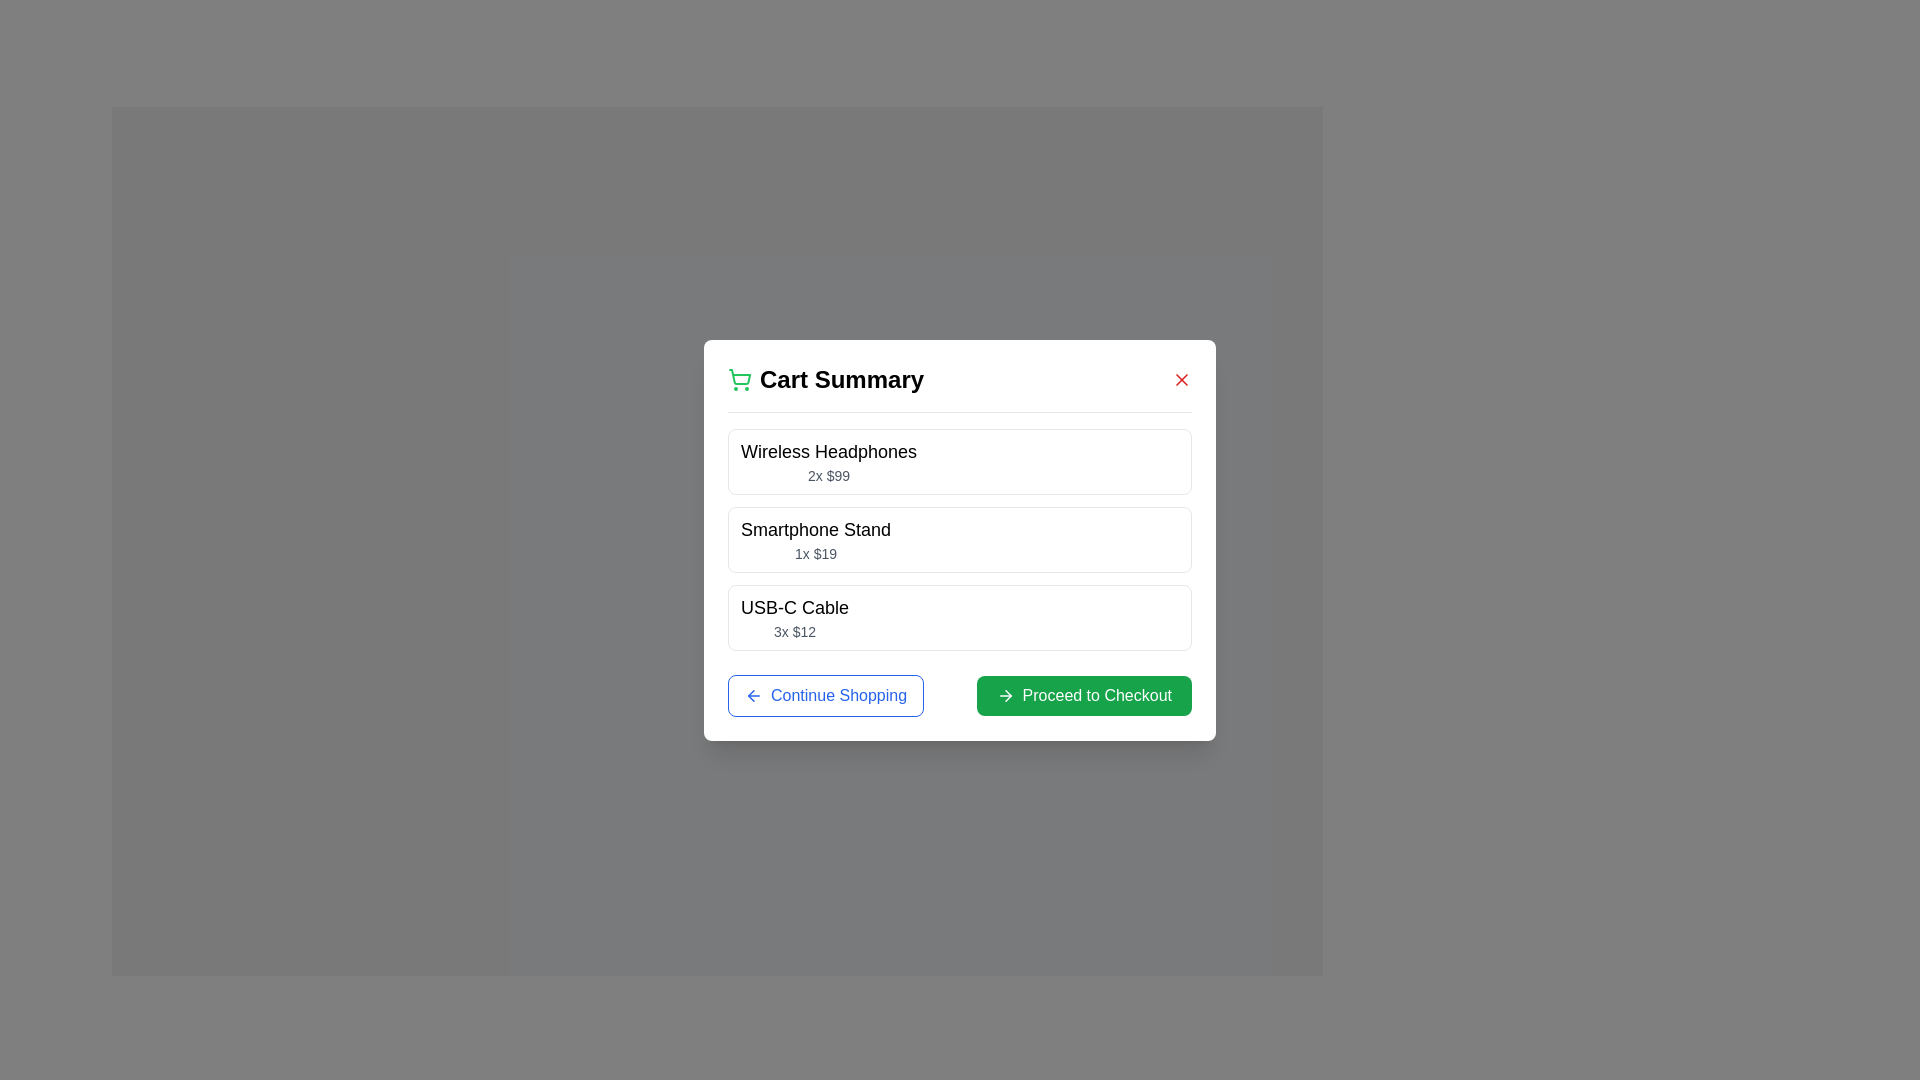  What do you see at coordinates (794, 616) in the screenshot?
I see `the 'USB-C Cable' text display element in the 'Cart Summary' dialog, which is the third item in the list, located between 'Smartphone Stand' and the bottom buttons` at bounding box center [794, 616].